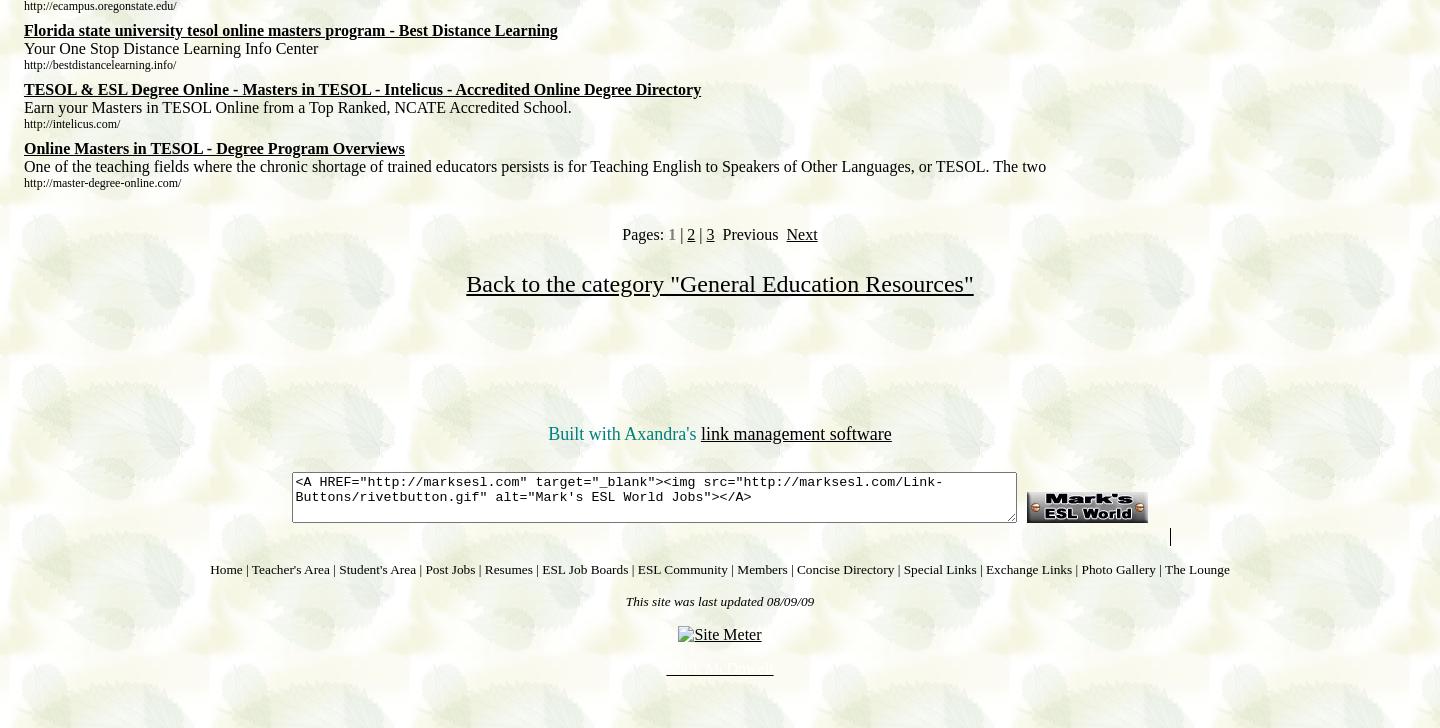  I want to click on 'Mark McDowell', so click(719, 668).